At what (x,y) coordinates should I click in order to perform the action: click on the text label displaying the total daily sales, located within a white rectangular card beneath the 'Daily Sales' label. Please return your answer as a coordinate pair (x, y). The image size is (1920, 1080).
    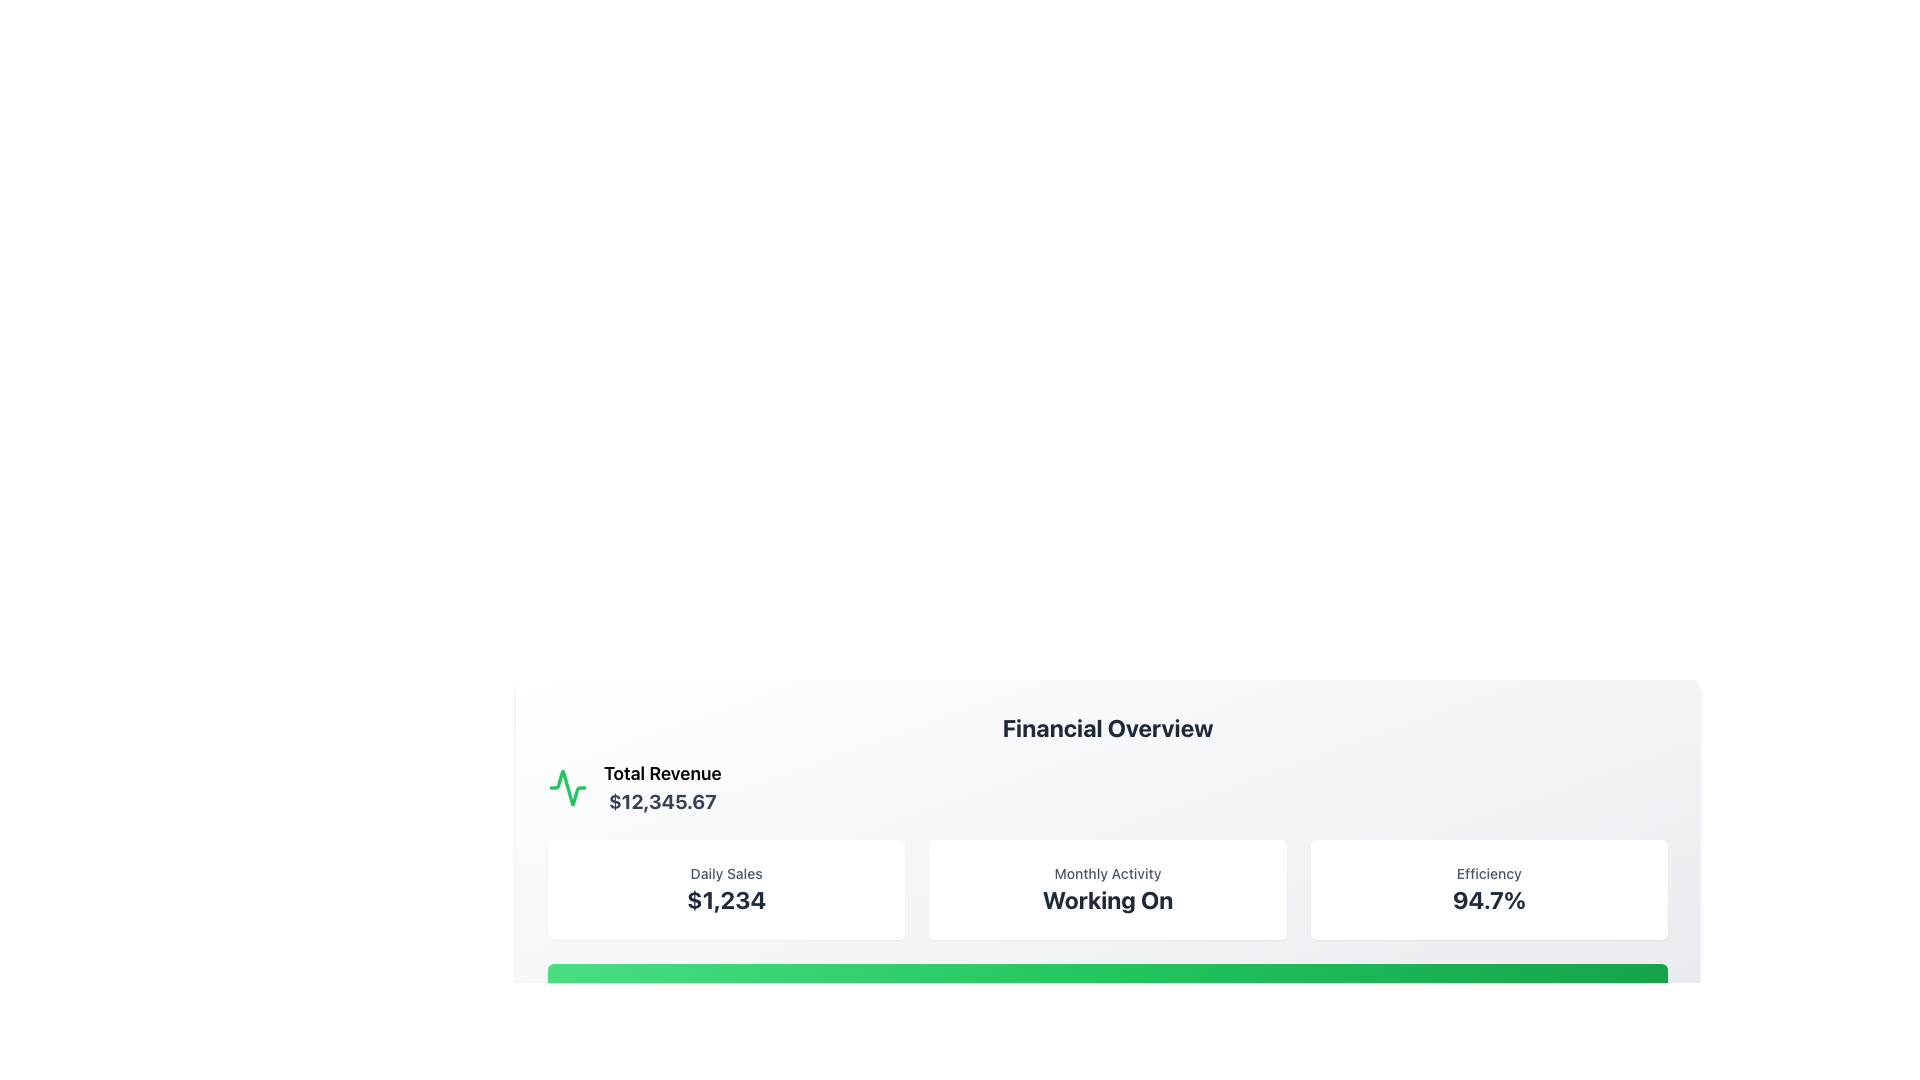
    Looking at the image, I should click on (725, 898).